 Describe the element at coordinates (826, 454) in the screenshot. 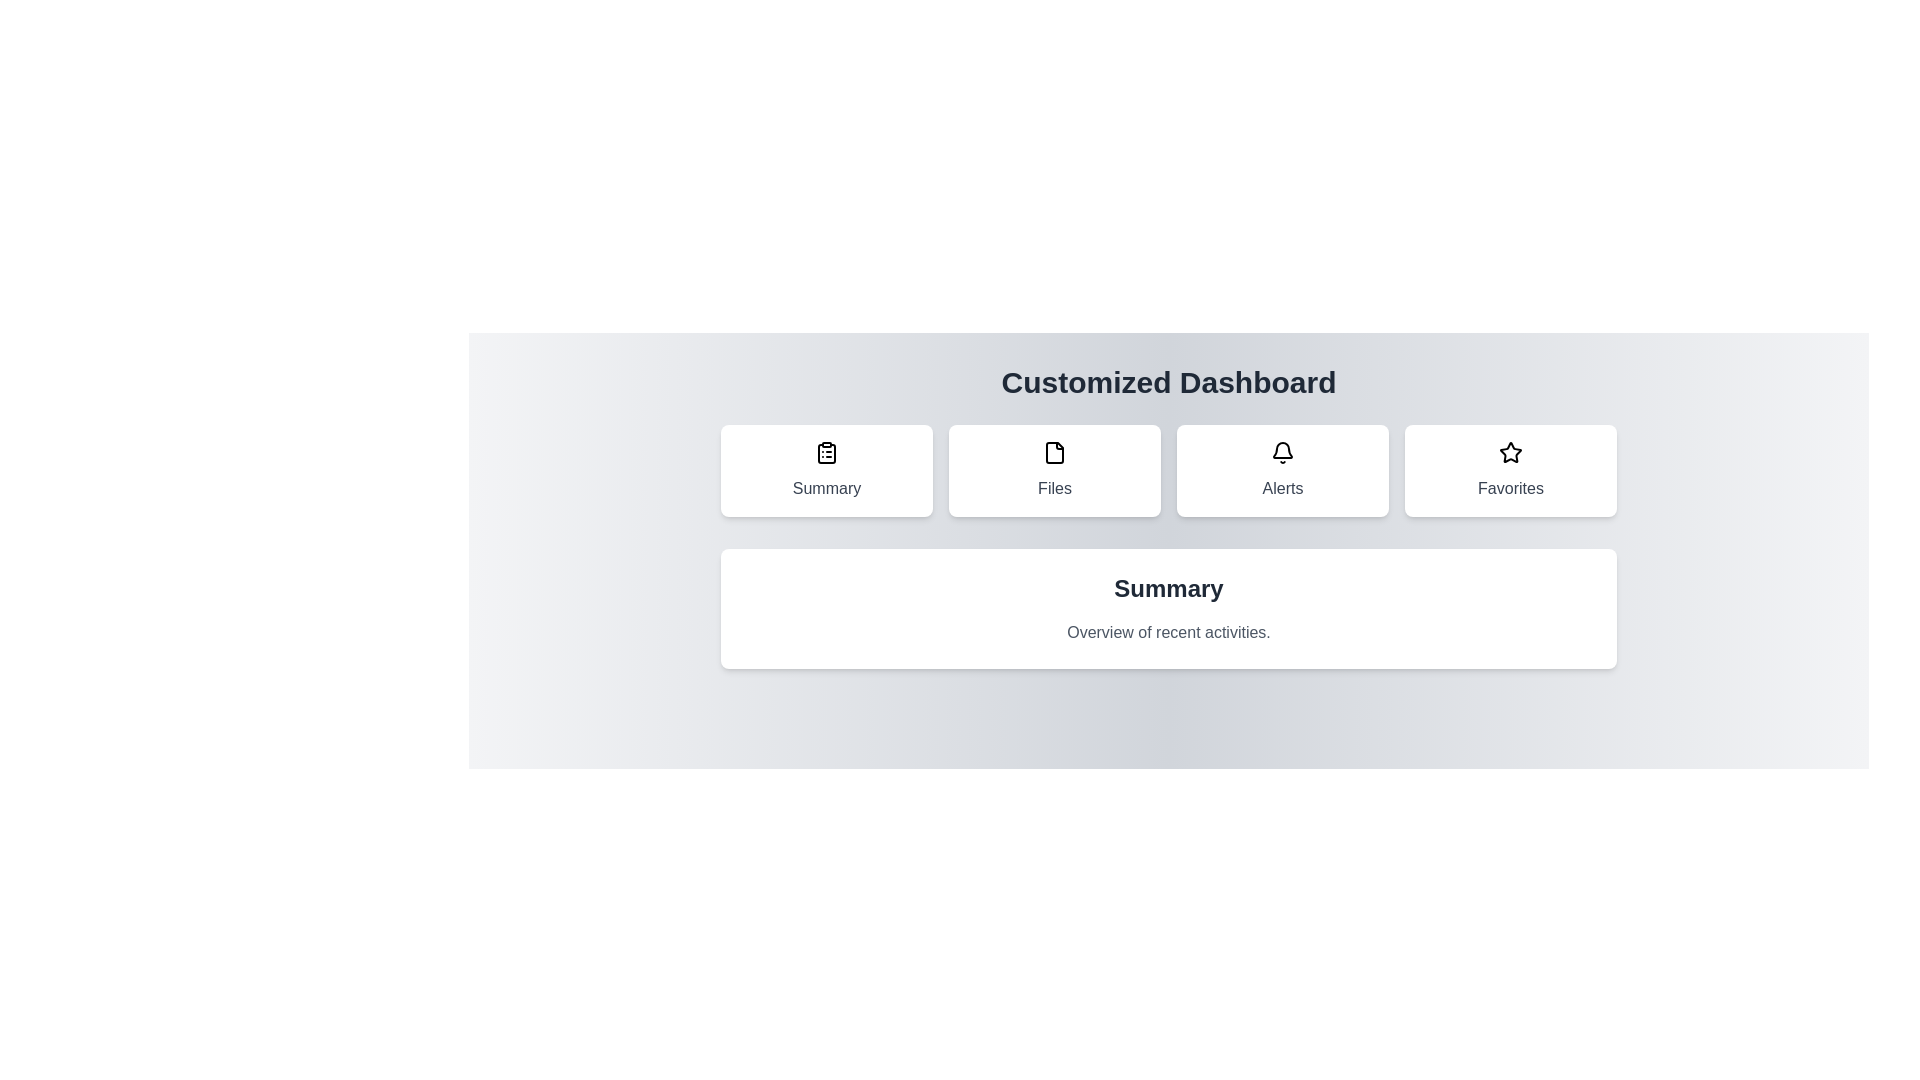

I see `the vertical rectangle icon resembling a clipboard with a list, located in the leftmost button of the top row` at that location.